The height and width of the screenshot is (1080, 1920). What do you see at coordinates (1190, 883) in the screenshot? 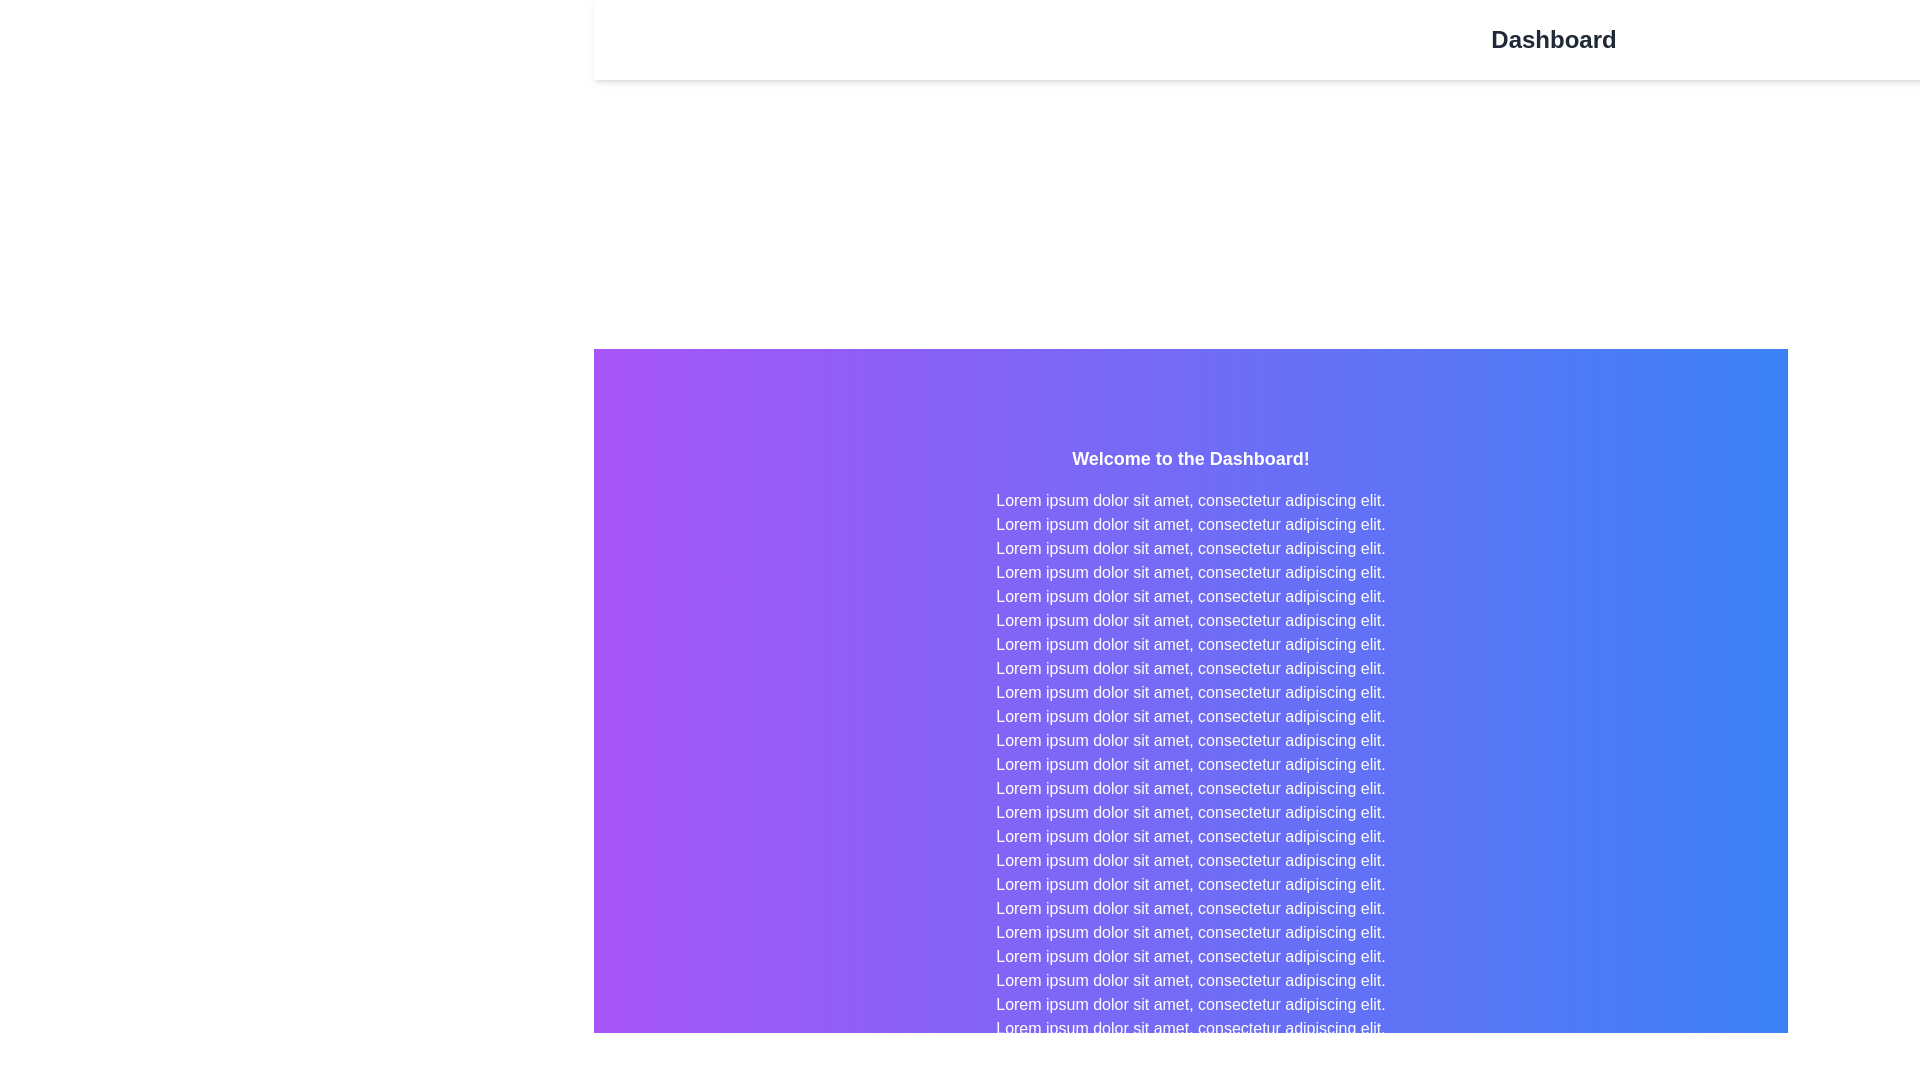
I see `the 19th line of static text that reads 'Lorem ipsum dolor sit amet, consectetur adipiscing elit.' styled with white color against a blue-to-purple gradient background` at bounding box center [1190, 883].